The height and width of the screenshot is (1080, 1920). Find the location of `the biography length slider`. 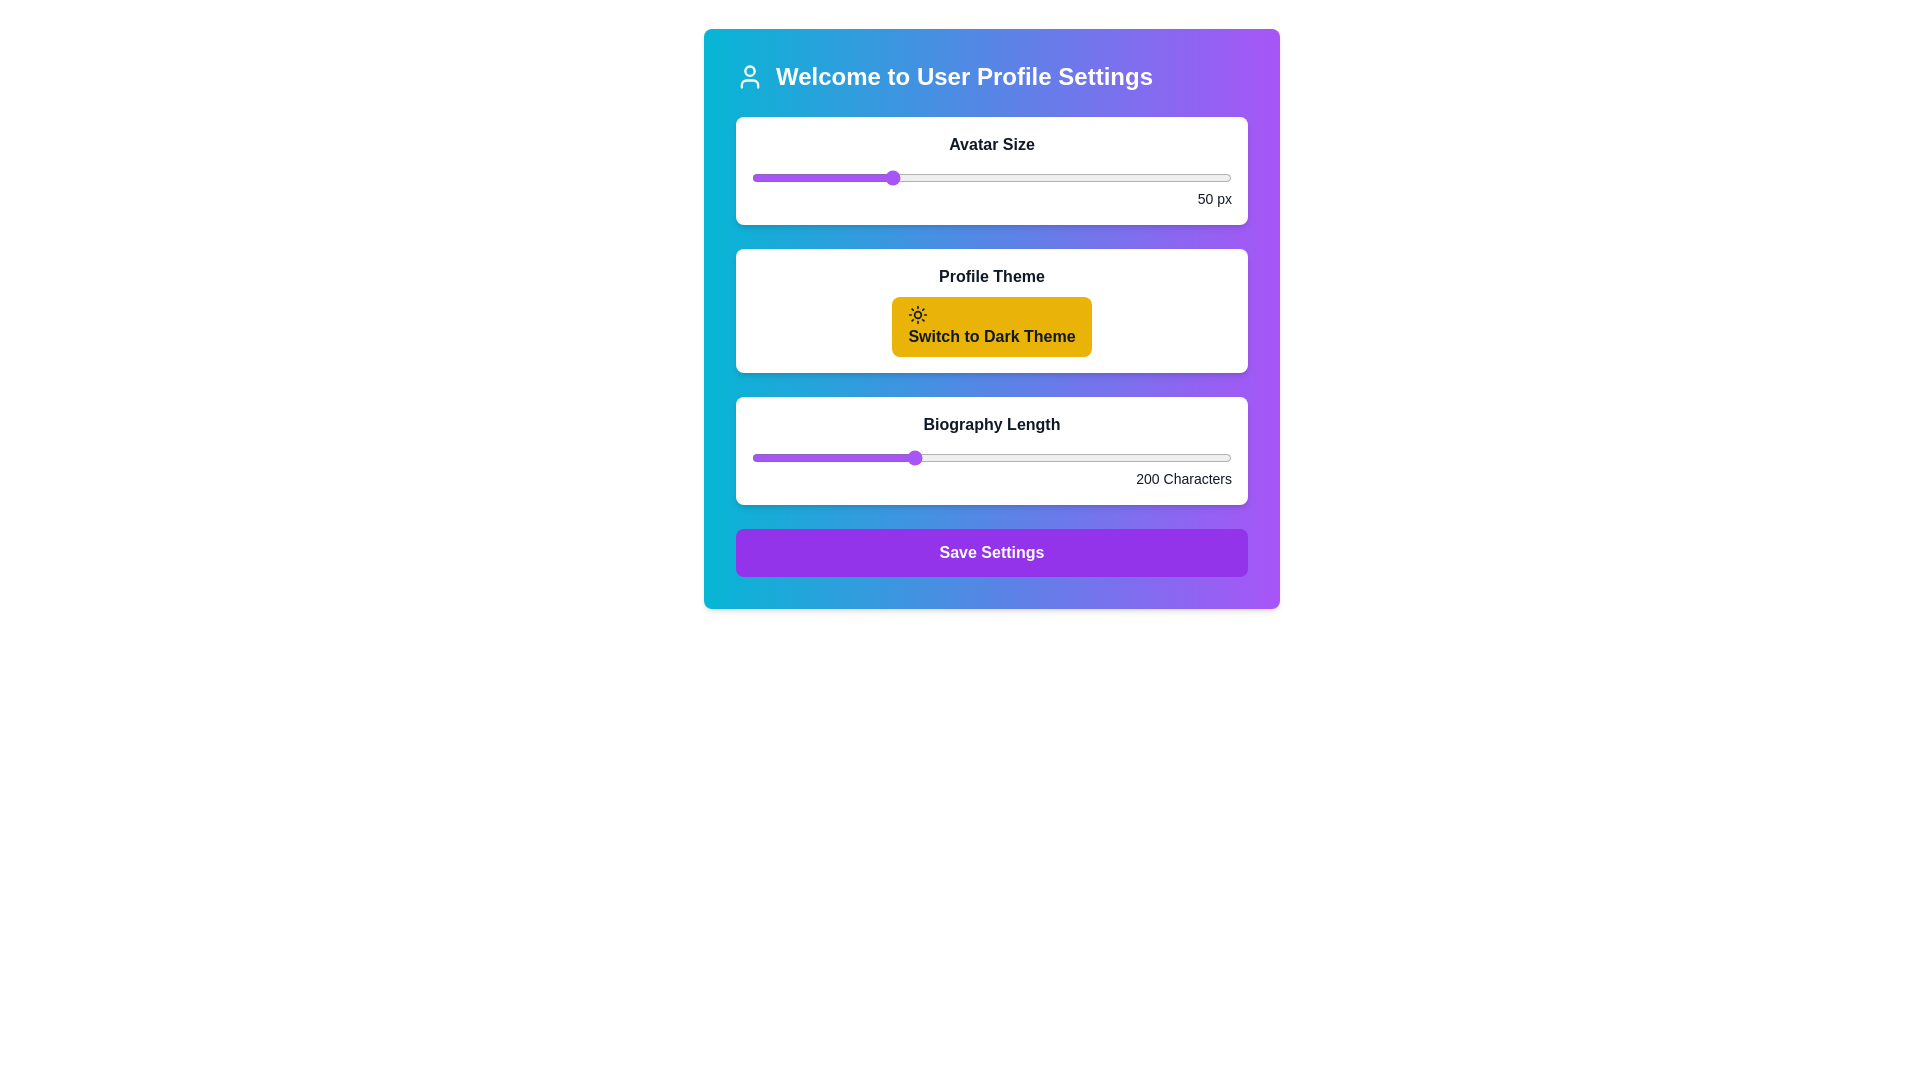

the biography length slider is located at coordinates (784, 458).